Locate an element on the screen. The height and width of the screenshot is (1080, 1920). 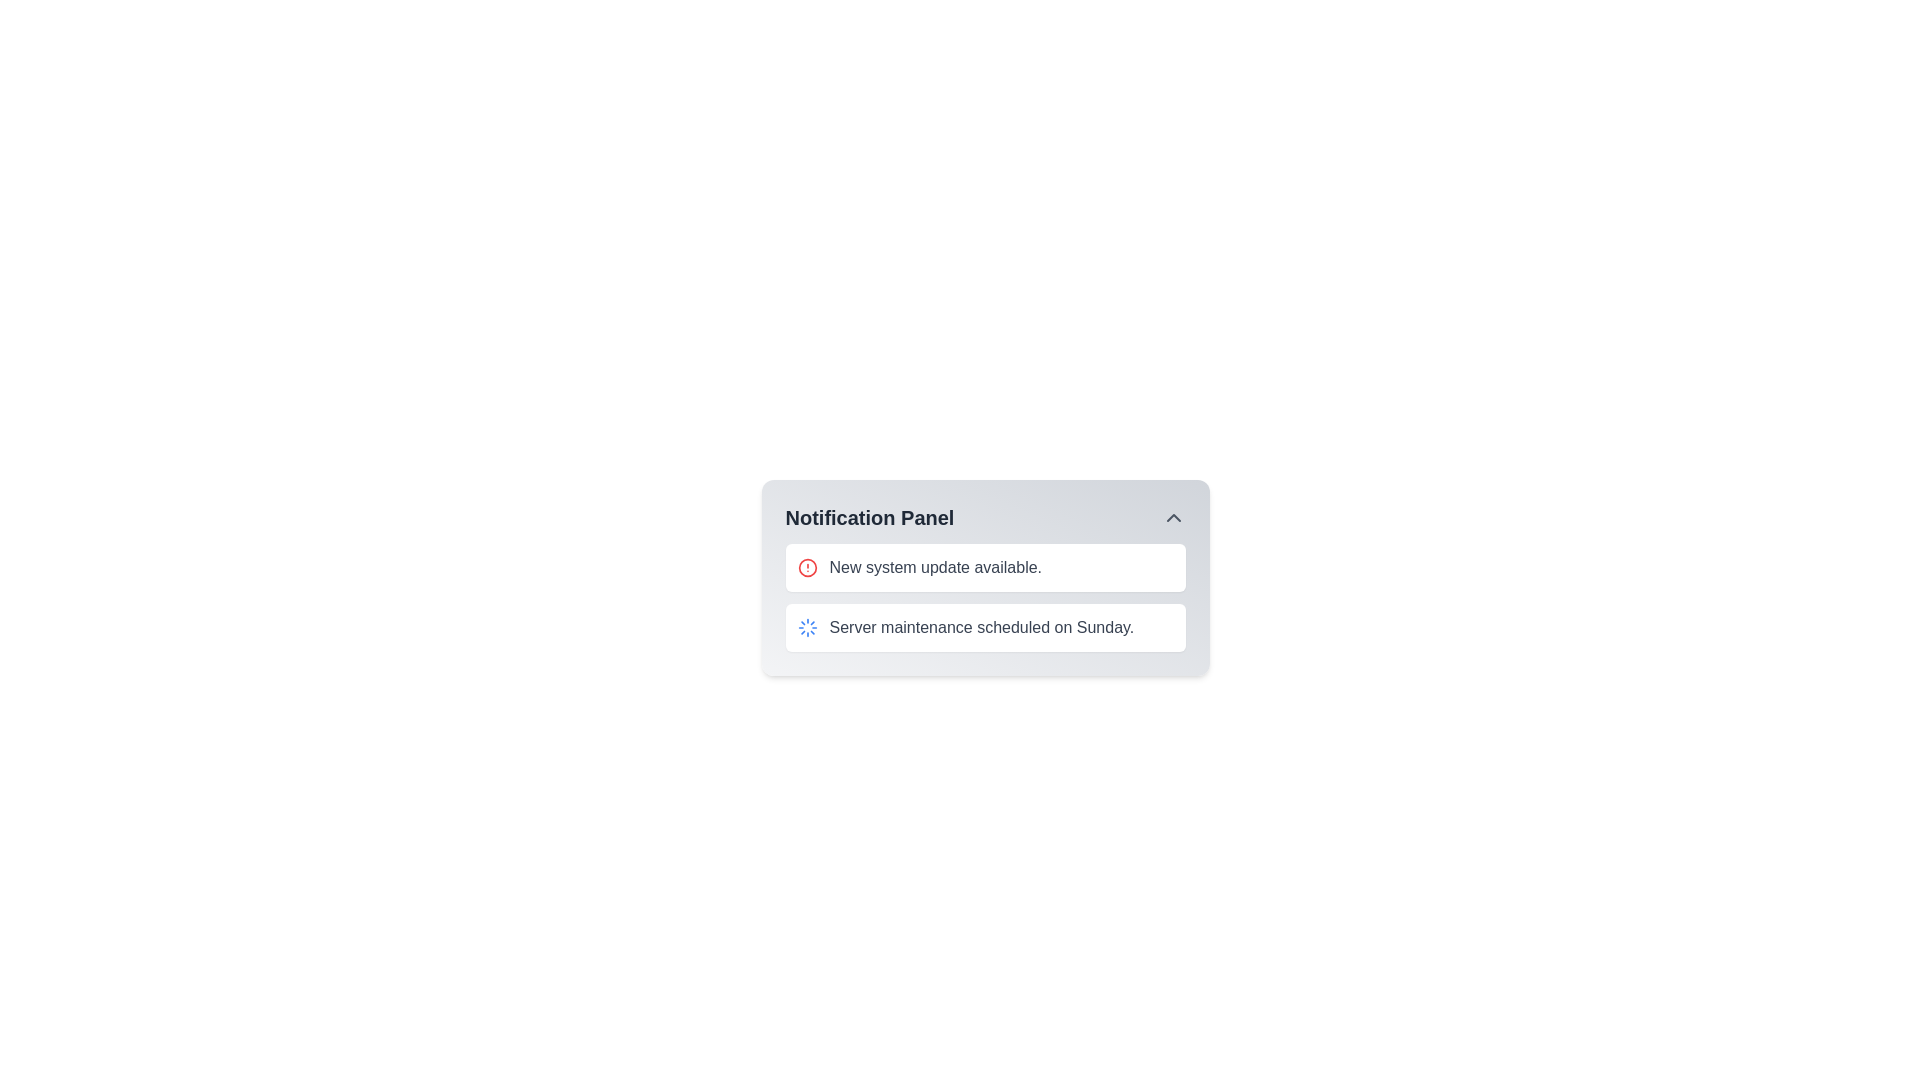
the red circular alert icon located to the left of the text 'New system update available.' in the notification card is located at coordinates (807, 567).